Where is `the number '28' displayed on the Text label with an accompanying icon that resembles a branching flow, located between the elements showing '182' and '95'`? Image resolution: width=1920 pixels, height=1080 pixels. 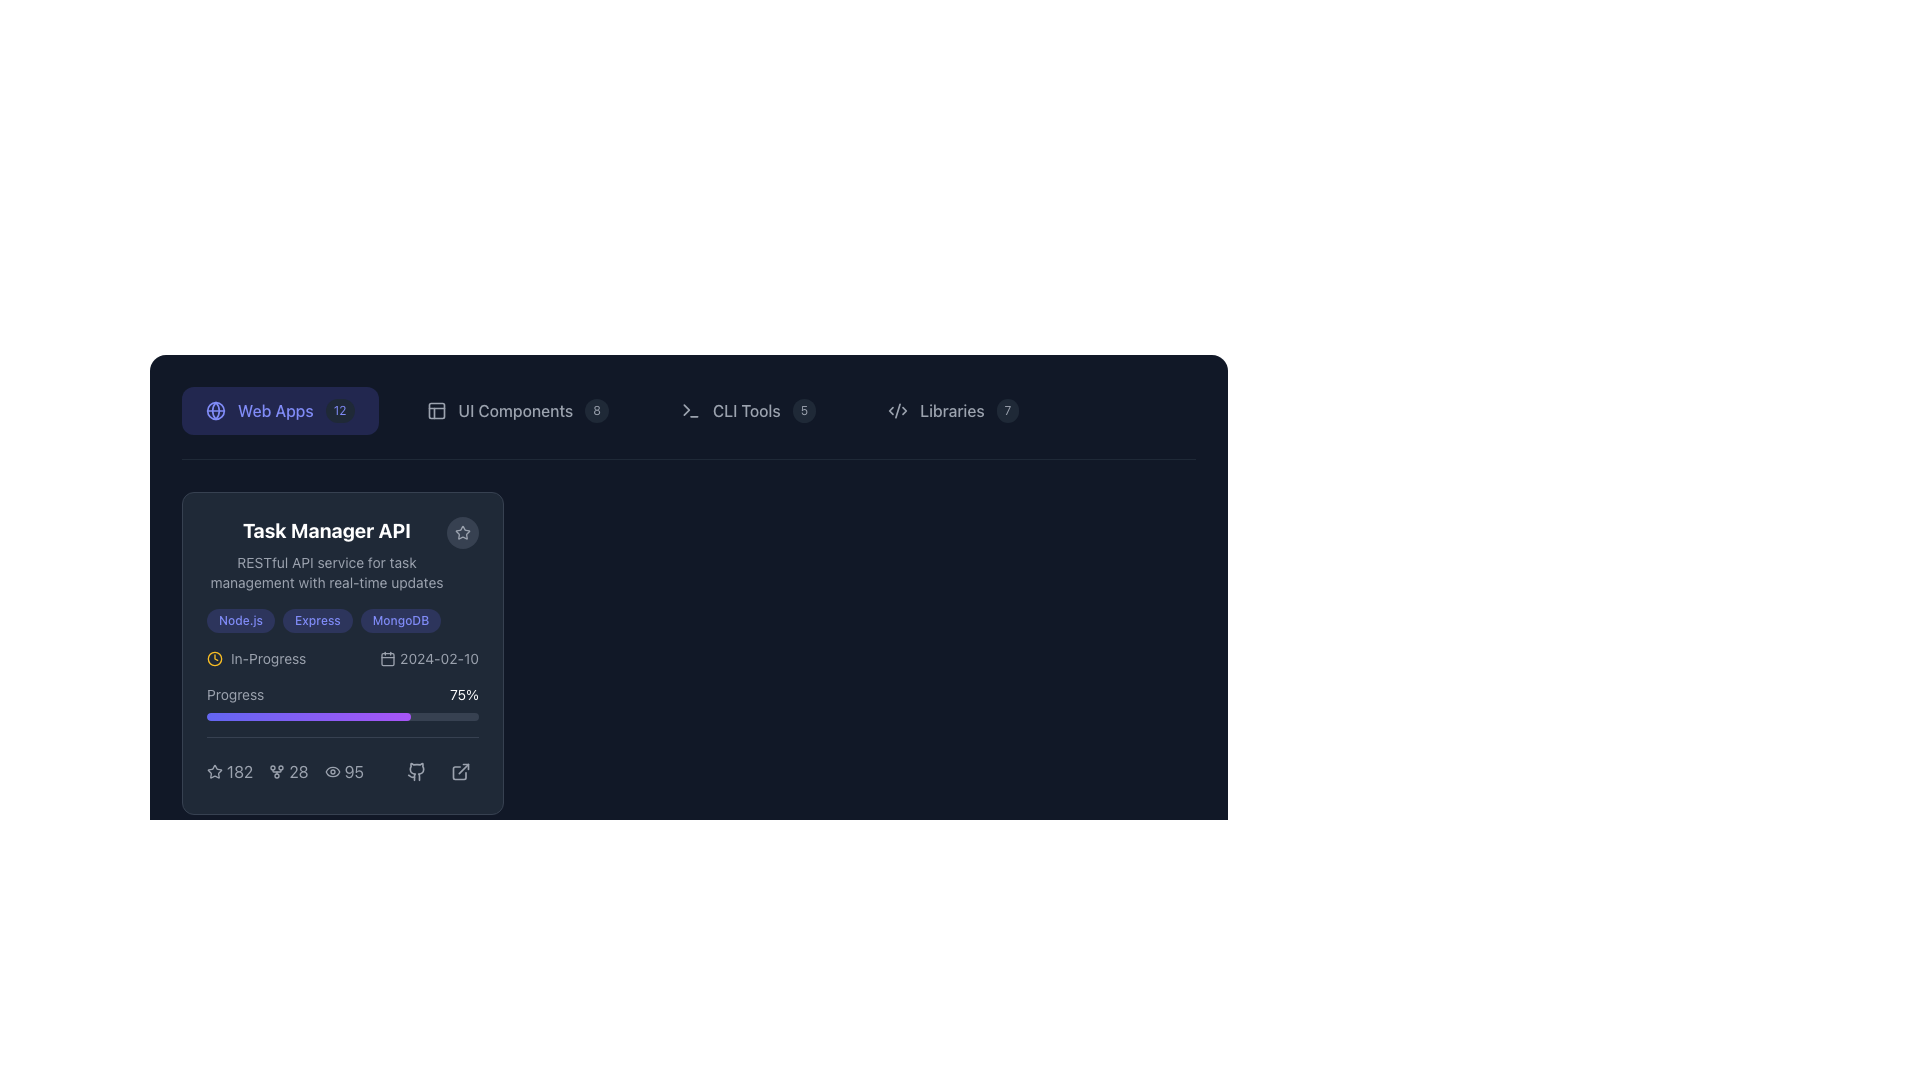 the number '28' displayed on the Text label with an accompanying icon that resembles a branching flow, located between the elements showing '182' and '95' is located at coordinates (287, 770).